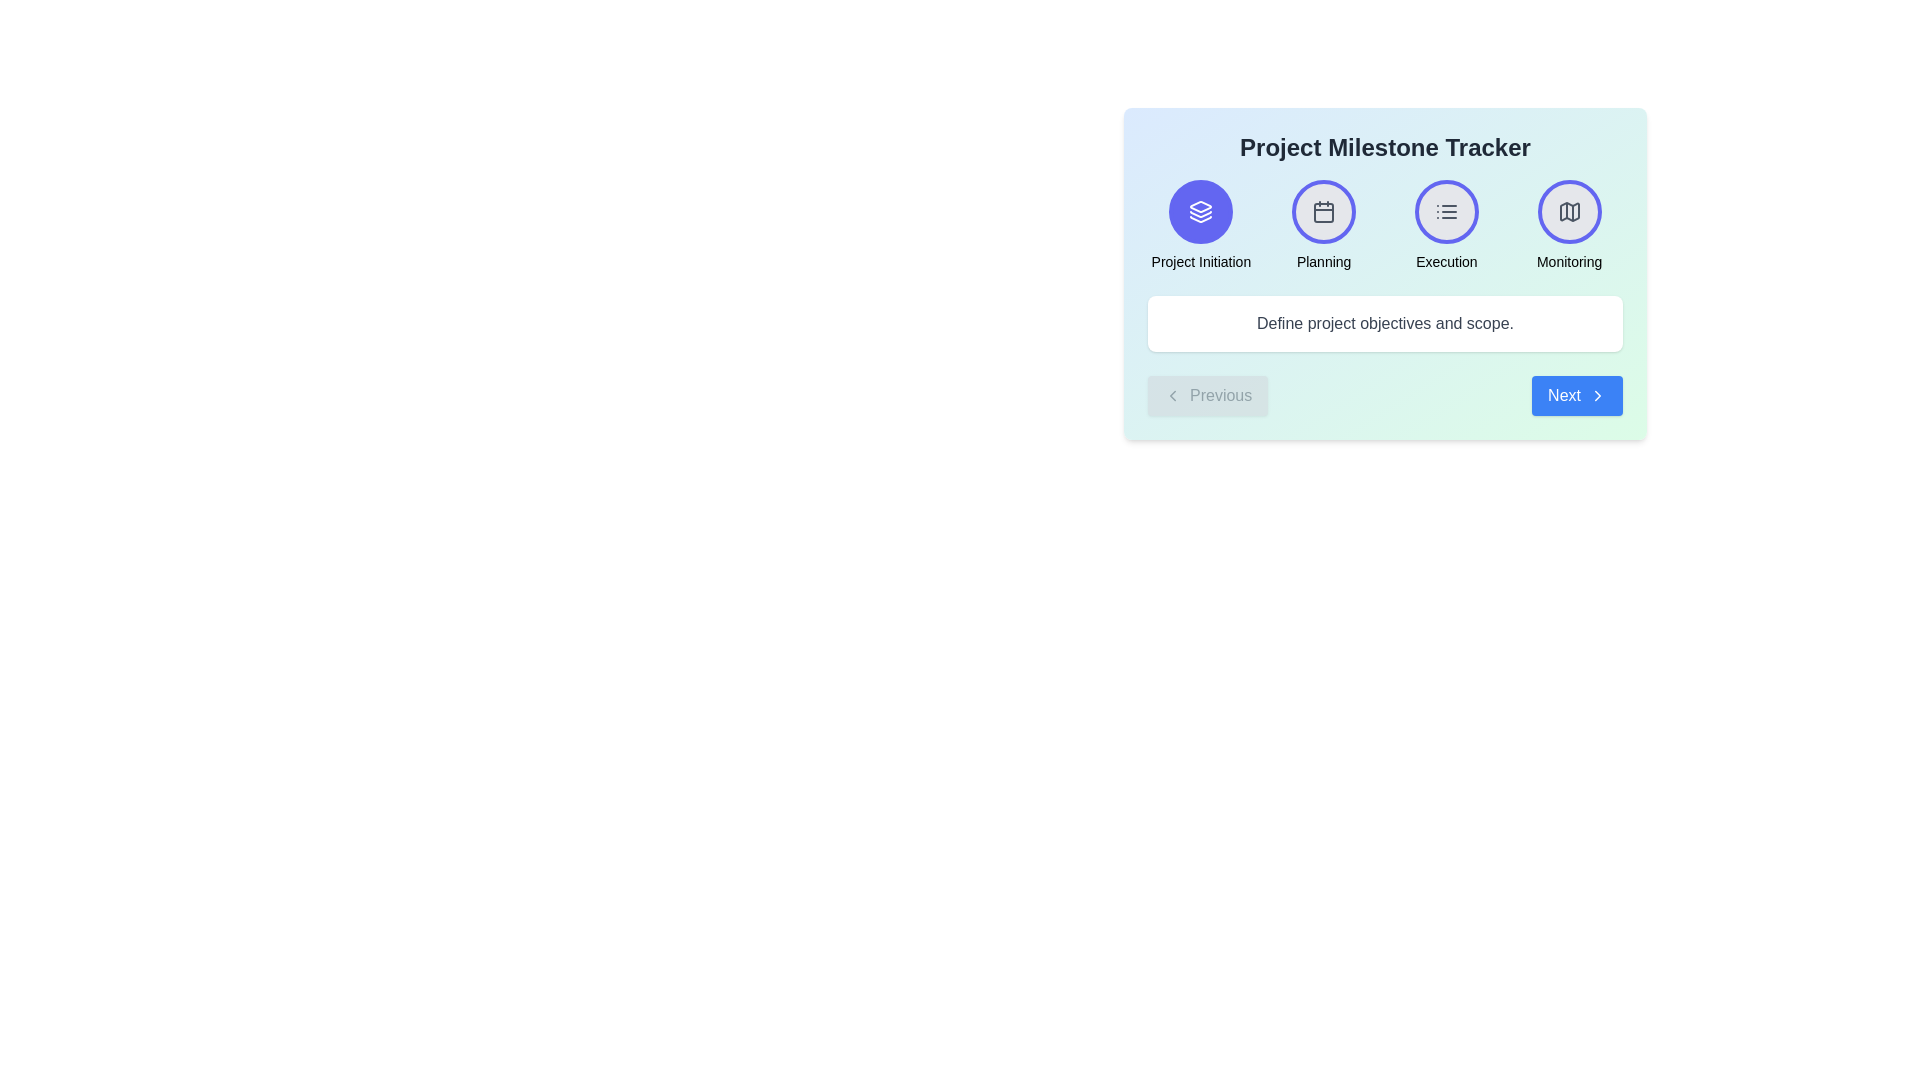  I want to click on the 'Project Initiation' button located at the top-left corner of the row of buttons in the project tracker interface, so click(1200, 212).